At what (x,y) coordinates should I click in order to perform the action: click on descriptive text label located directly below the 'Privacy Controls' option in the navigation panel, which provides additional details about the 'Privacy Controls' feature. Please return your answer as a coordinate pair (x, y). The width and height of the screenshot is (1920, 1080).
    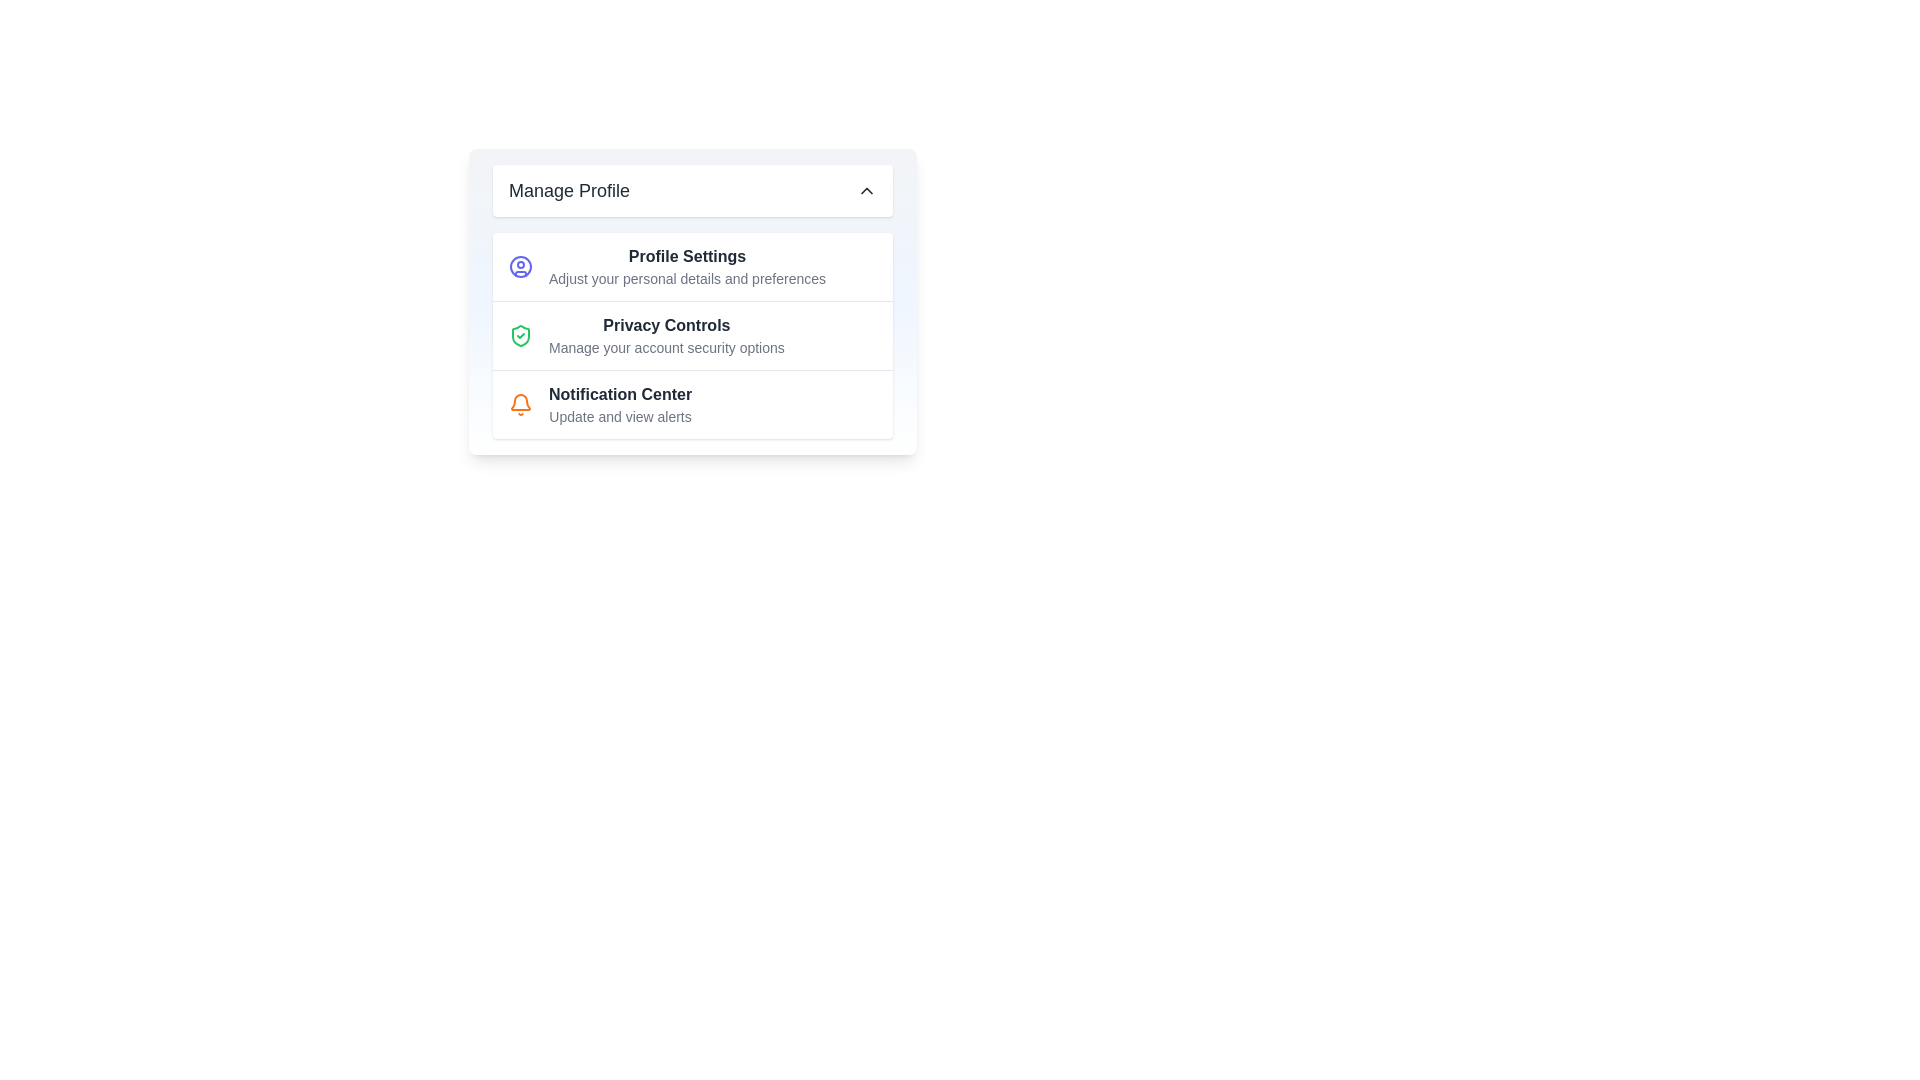
    Looking at the image, I should click on (666, 346).